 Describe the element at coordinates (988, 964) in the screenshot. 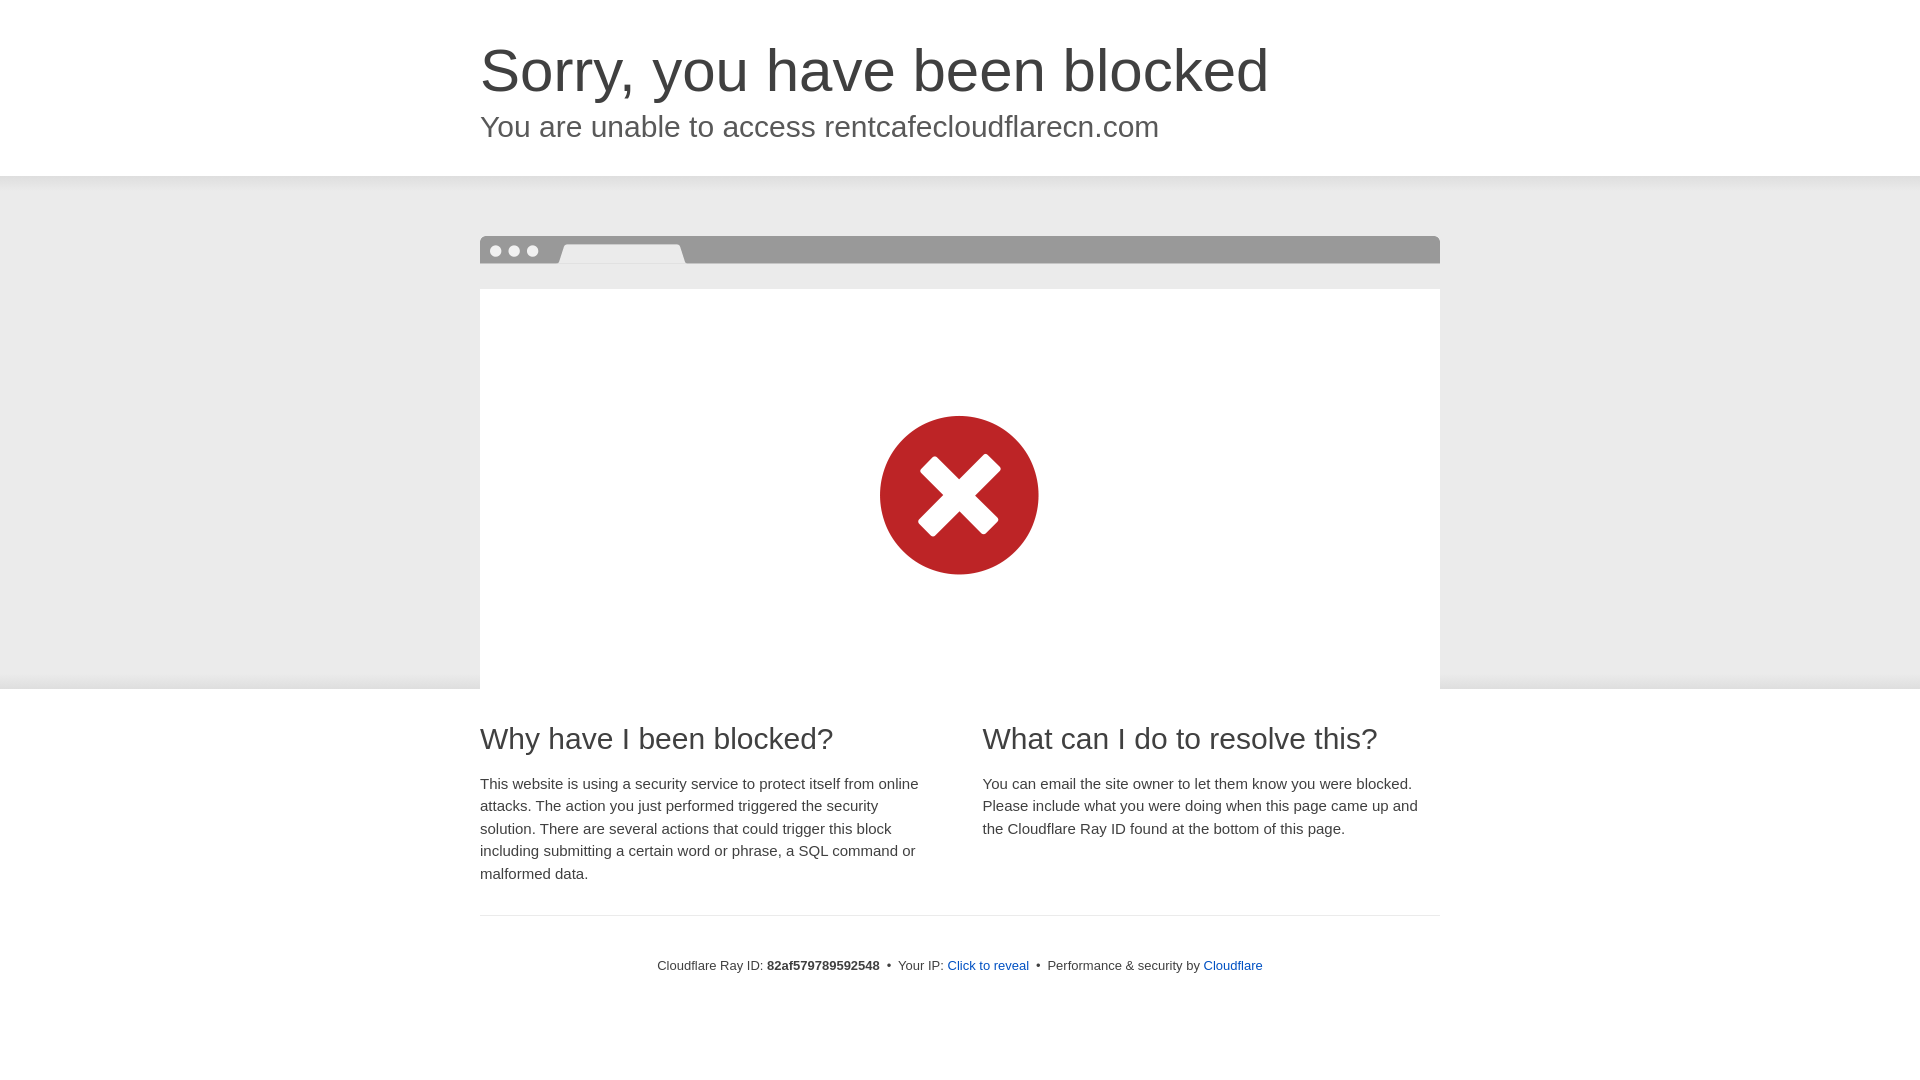

I see `'Click to reveal'` at that location.